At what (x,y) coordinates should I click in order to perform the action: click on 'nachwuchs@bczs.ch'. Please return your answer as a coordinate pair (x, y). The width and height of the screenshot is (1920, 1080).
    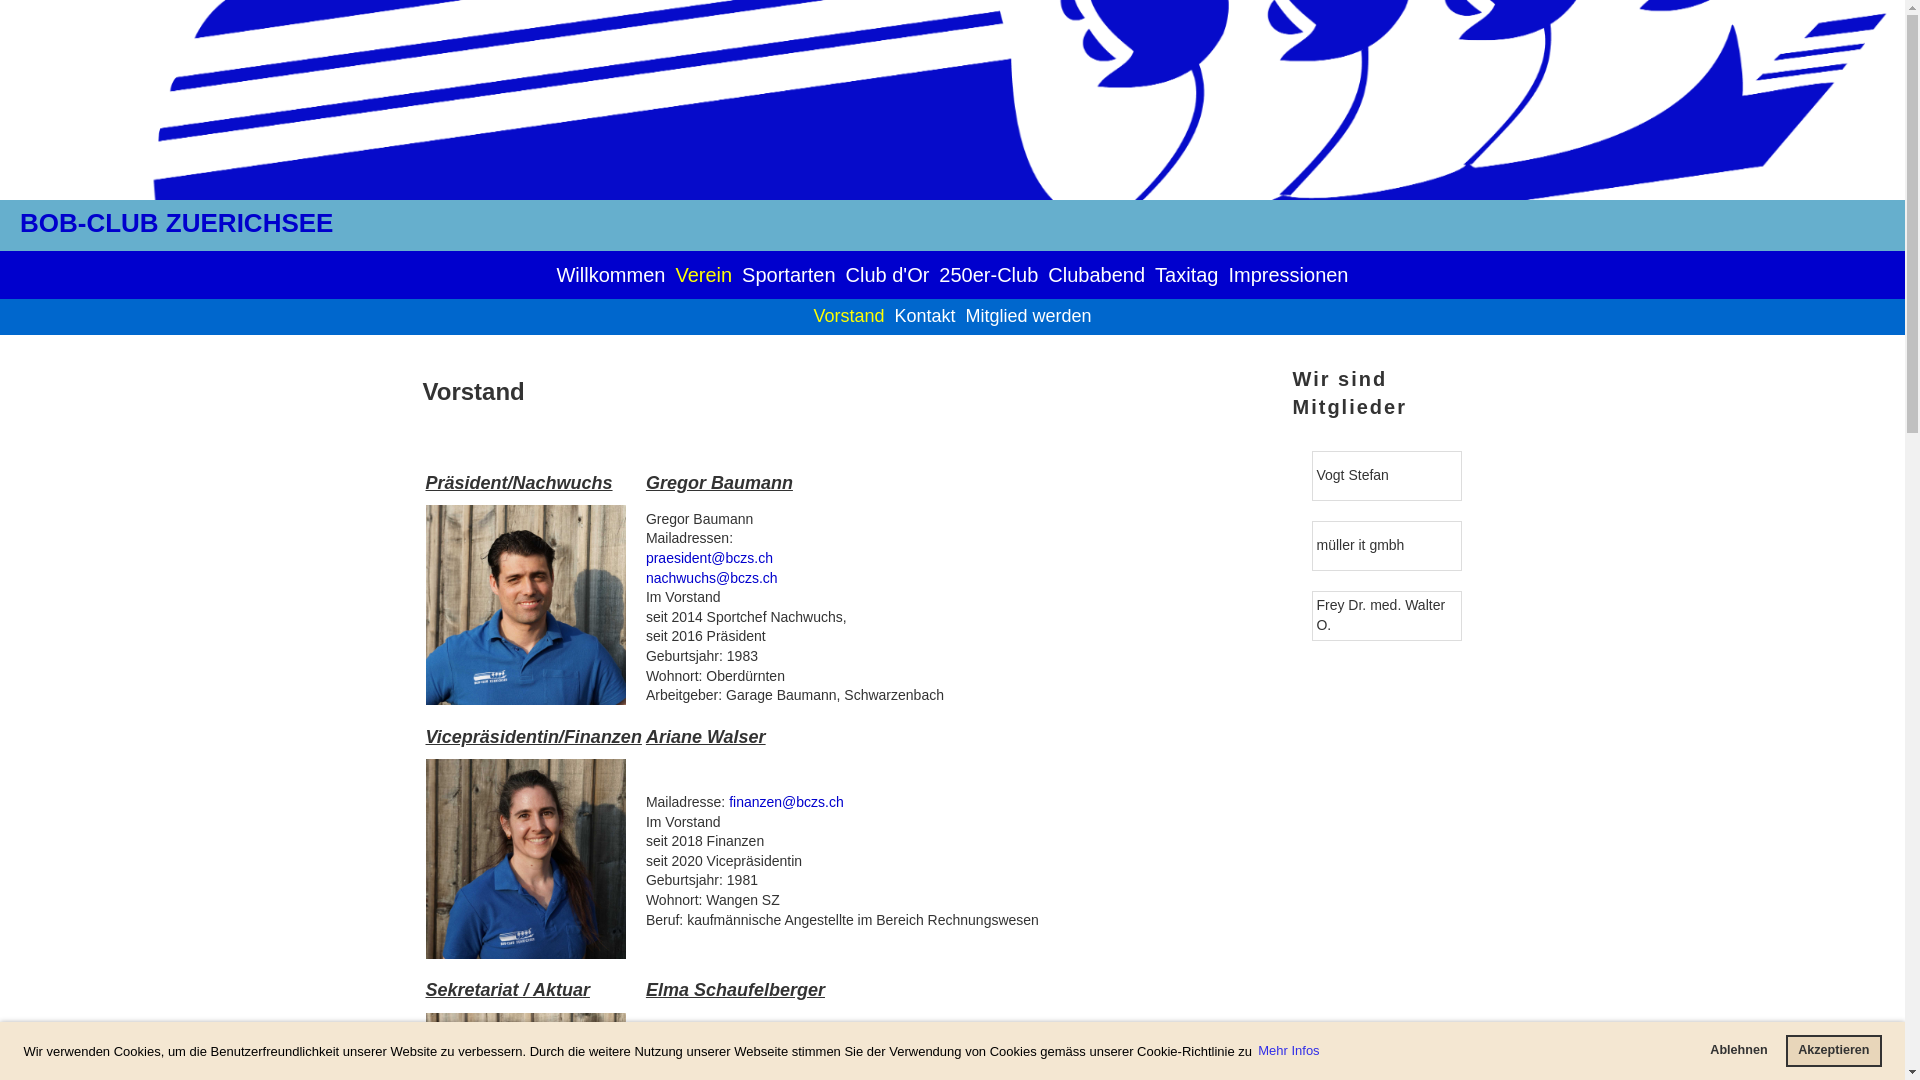
    Looking at the image, I should click on (711, 578).